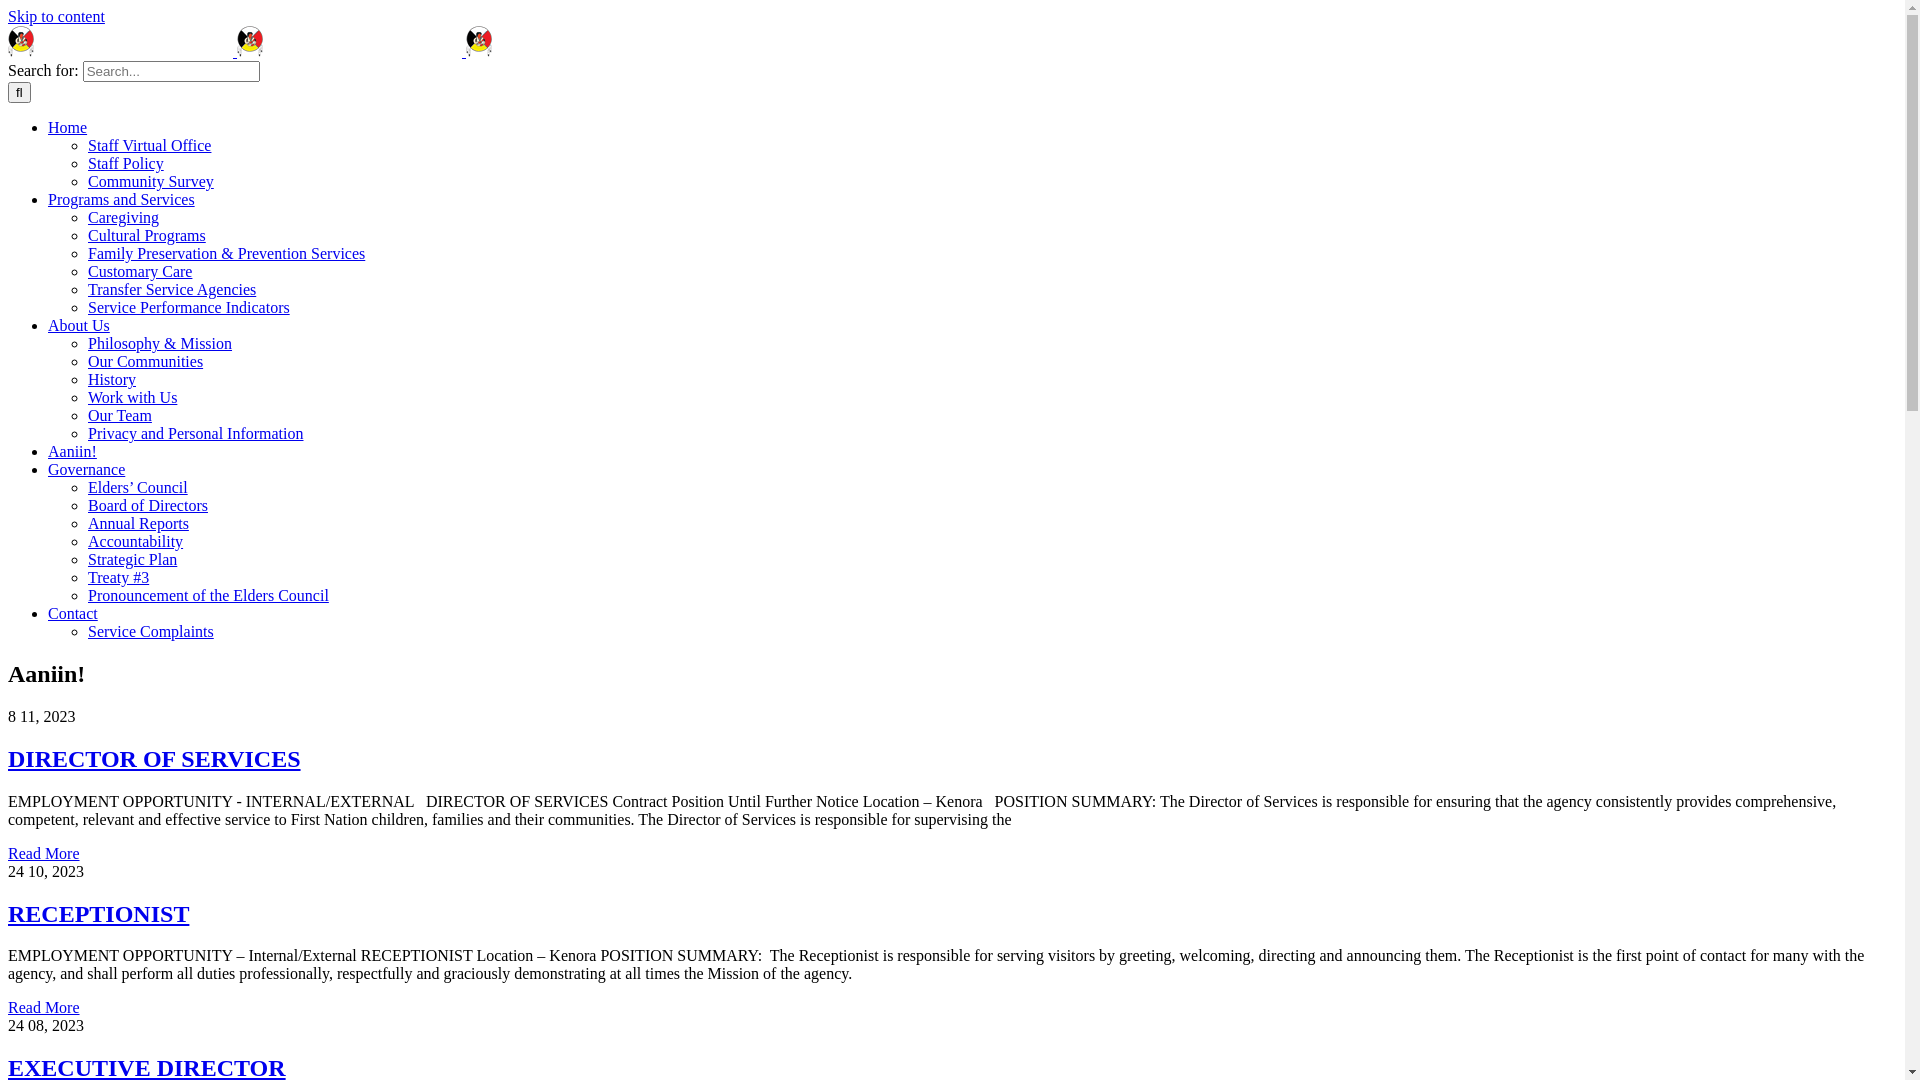  What do you see at coordinates (67, 127) in the screenshot?
I see `'Home'` at bounding box center [67, 127].